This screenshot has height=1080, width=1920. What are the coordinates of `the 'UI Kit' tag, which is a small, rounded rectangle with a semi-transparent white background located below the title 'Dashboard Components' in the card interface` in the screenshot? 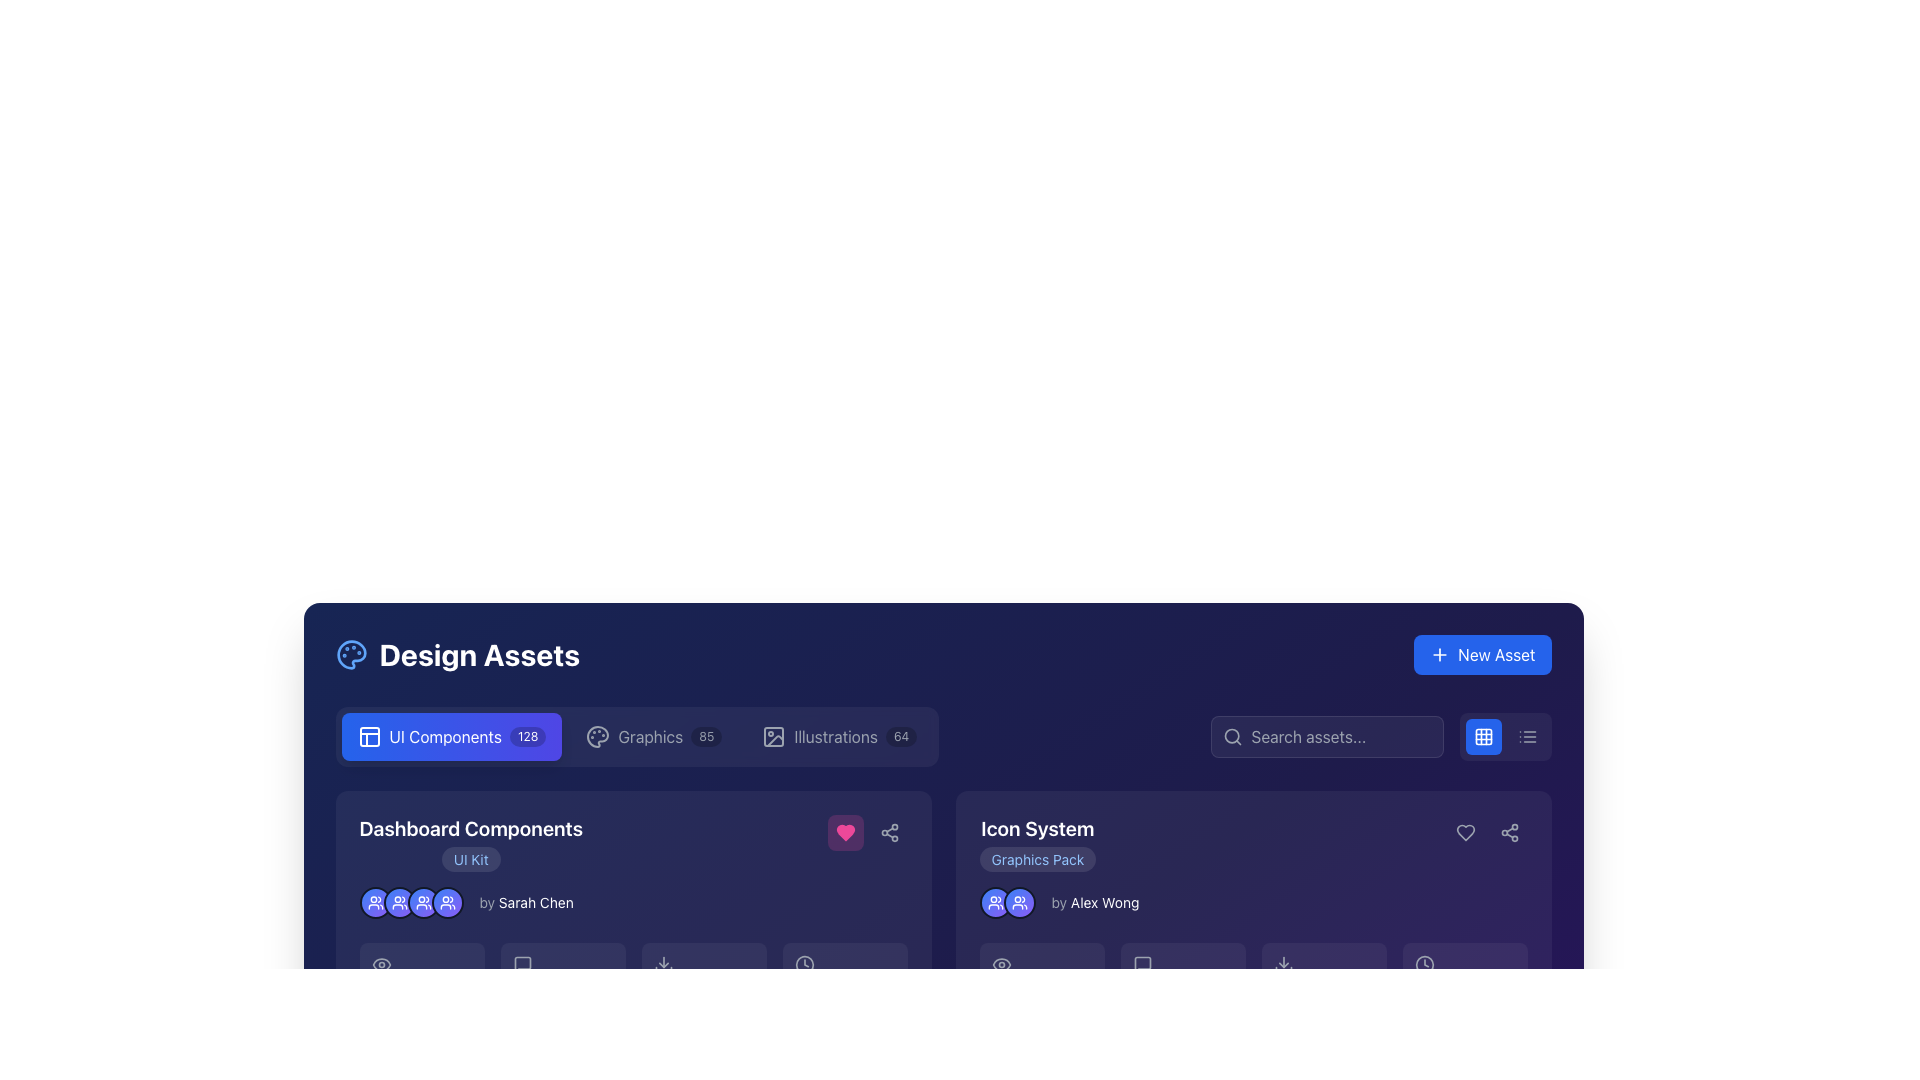 It's located at (470, 858).